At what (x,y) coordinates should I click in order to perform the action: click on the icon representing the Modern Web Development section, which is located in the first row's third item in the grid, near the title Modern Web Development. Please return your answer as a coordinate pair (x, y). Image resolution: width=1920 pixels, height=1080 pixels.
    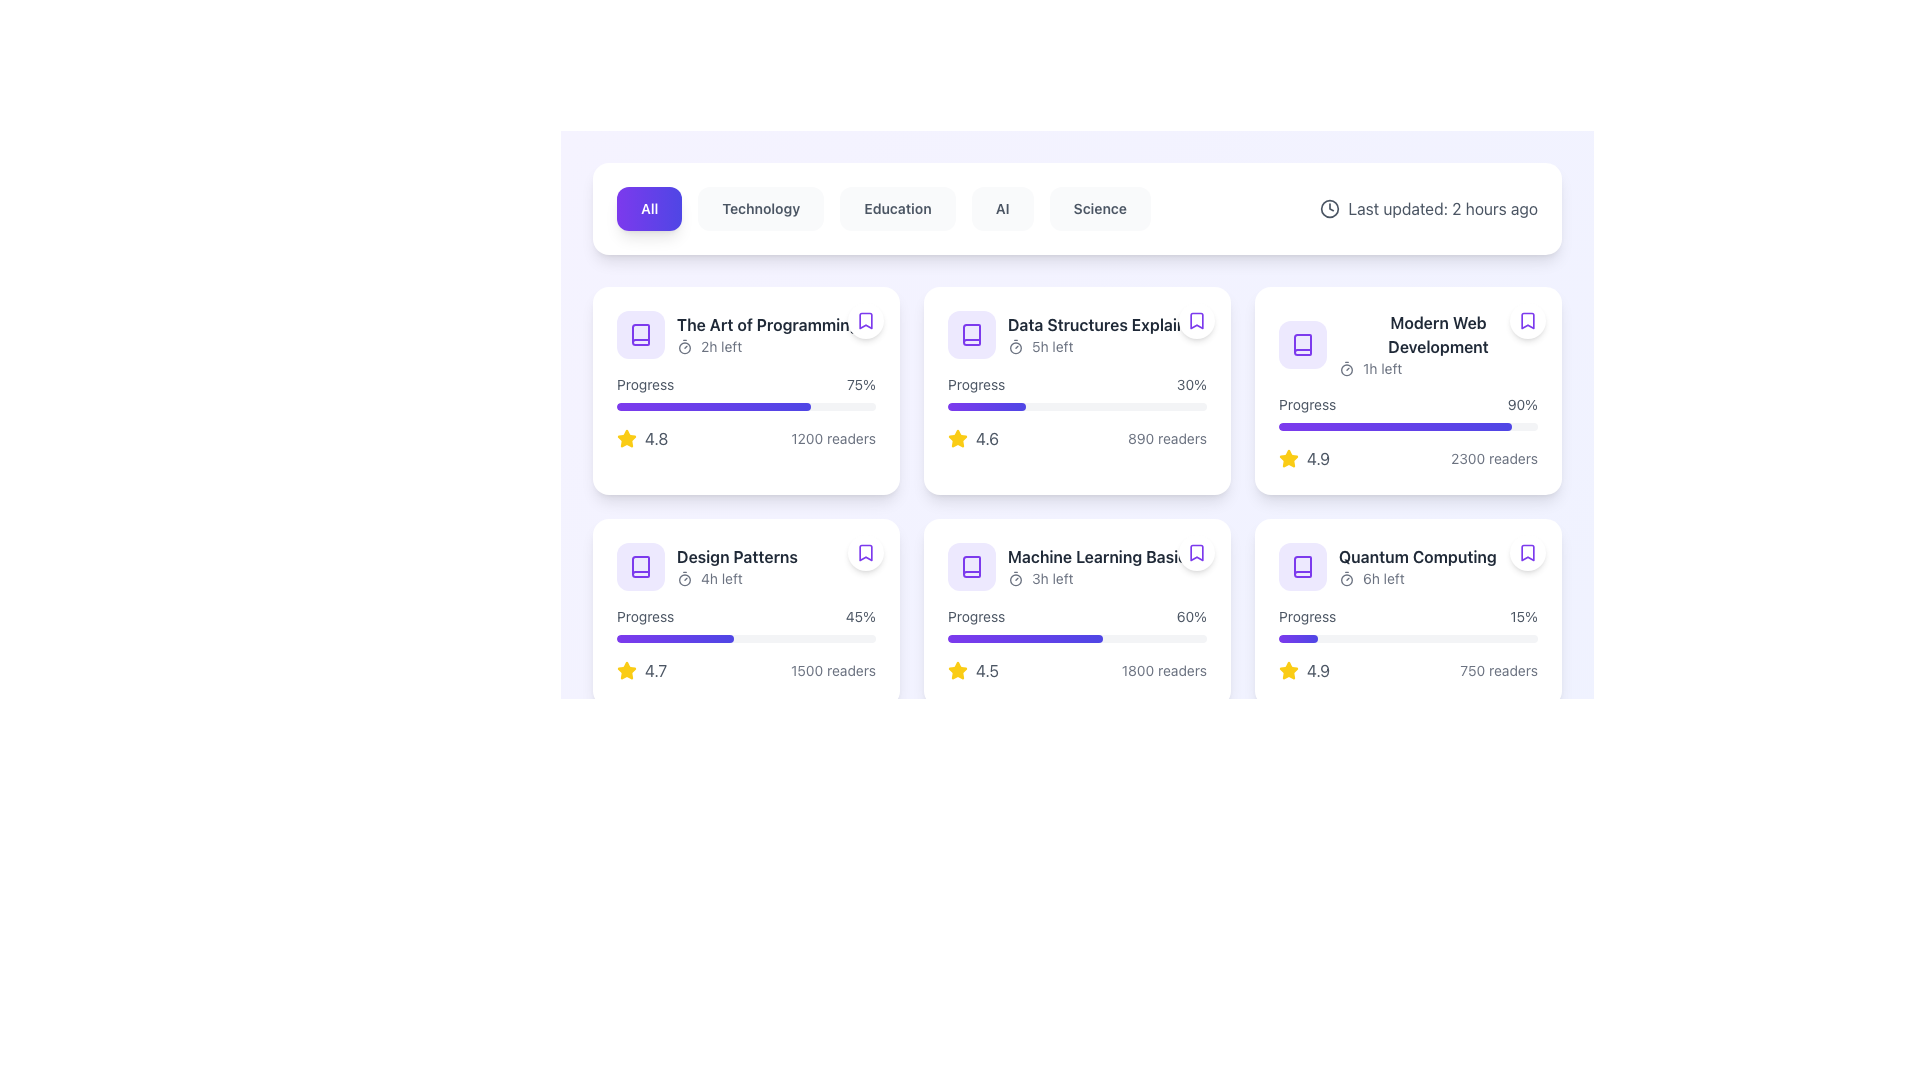
    Looking at the image, I should click on (1302, 343).